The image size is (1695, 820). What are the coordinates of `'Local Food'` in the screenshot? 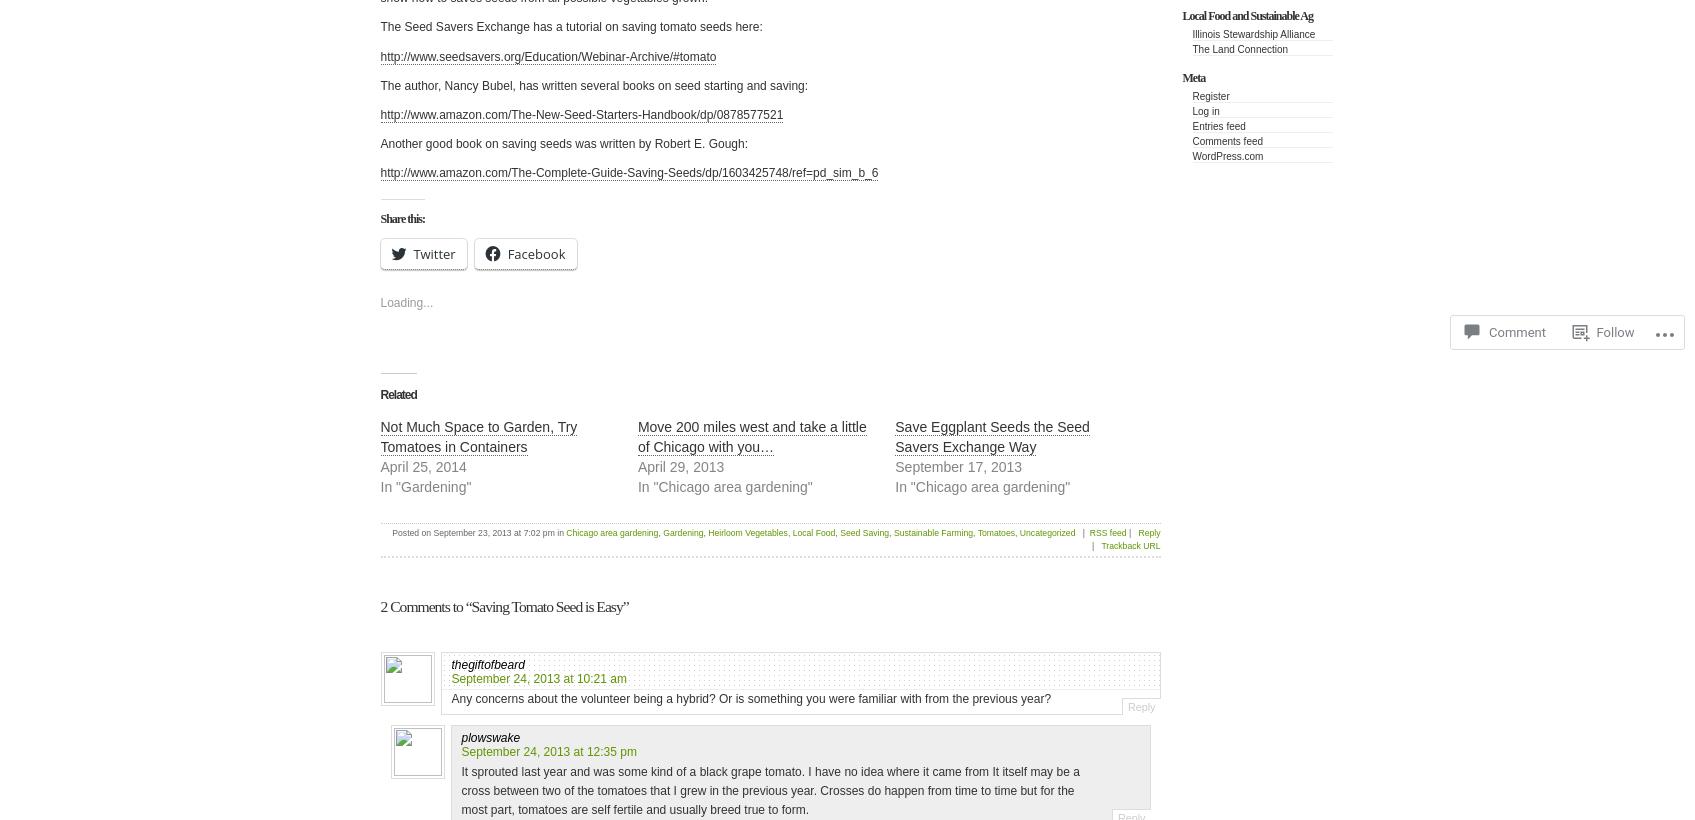 It's located at (792, 532).